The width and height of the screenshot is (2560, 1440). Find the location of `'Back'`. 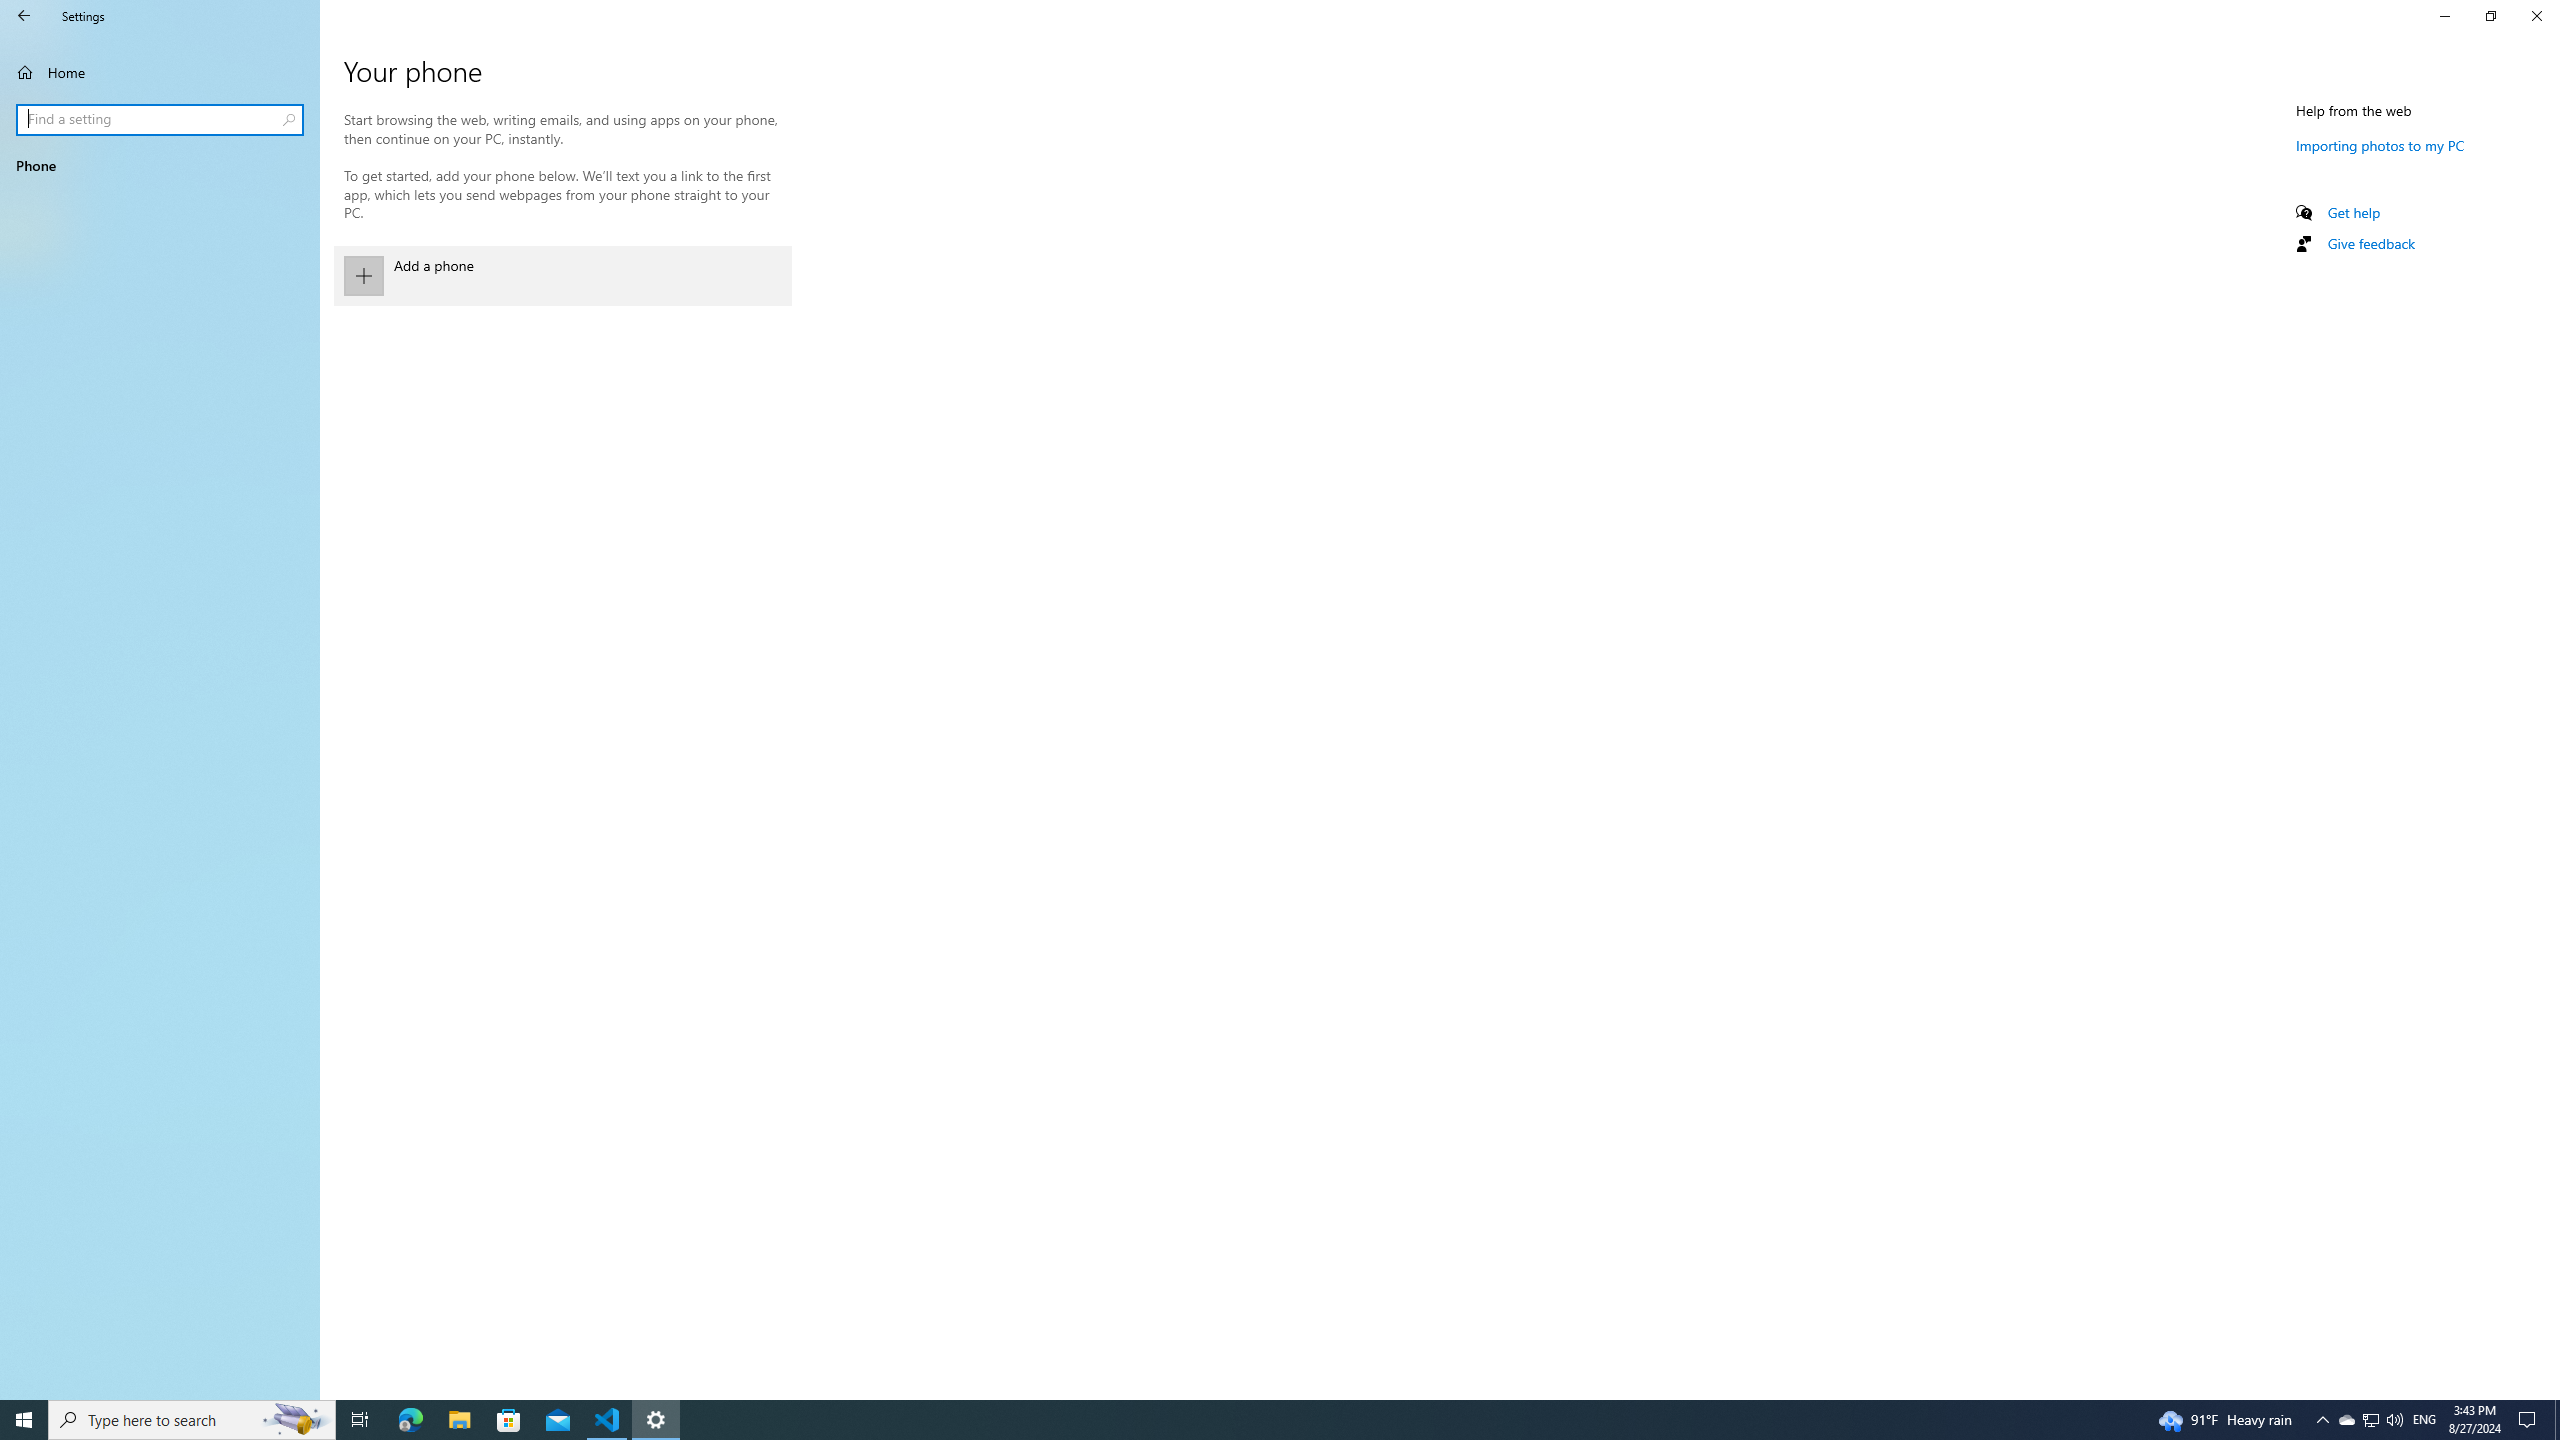

'Back' is located at coordinates (24, 15).